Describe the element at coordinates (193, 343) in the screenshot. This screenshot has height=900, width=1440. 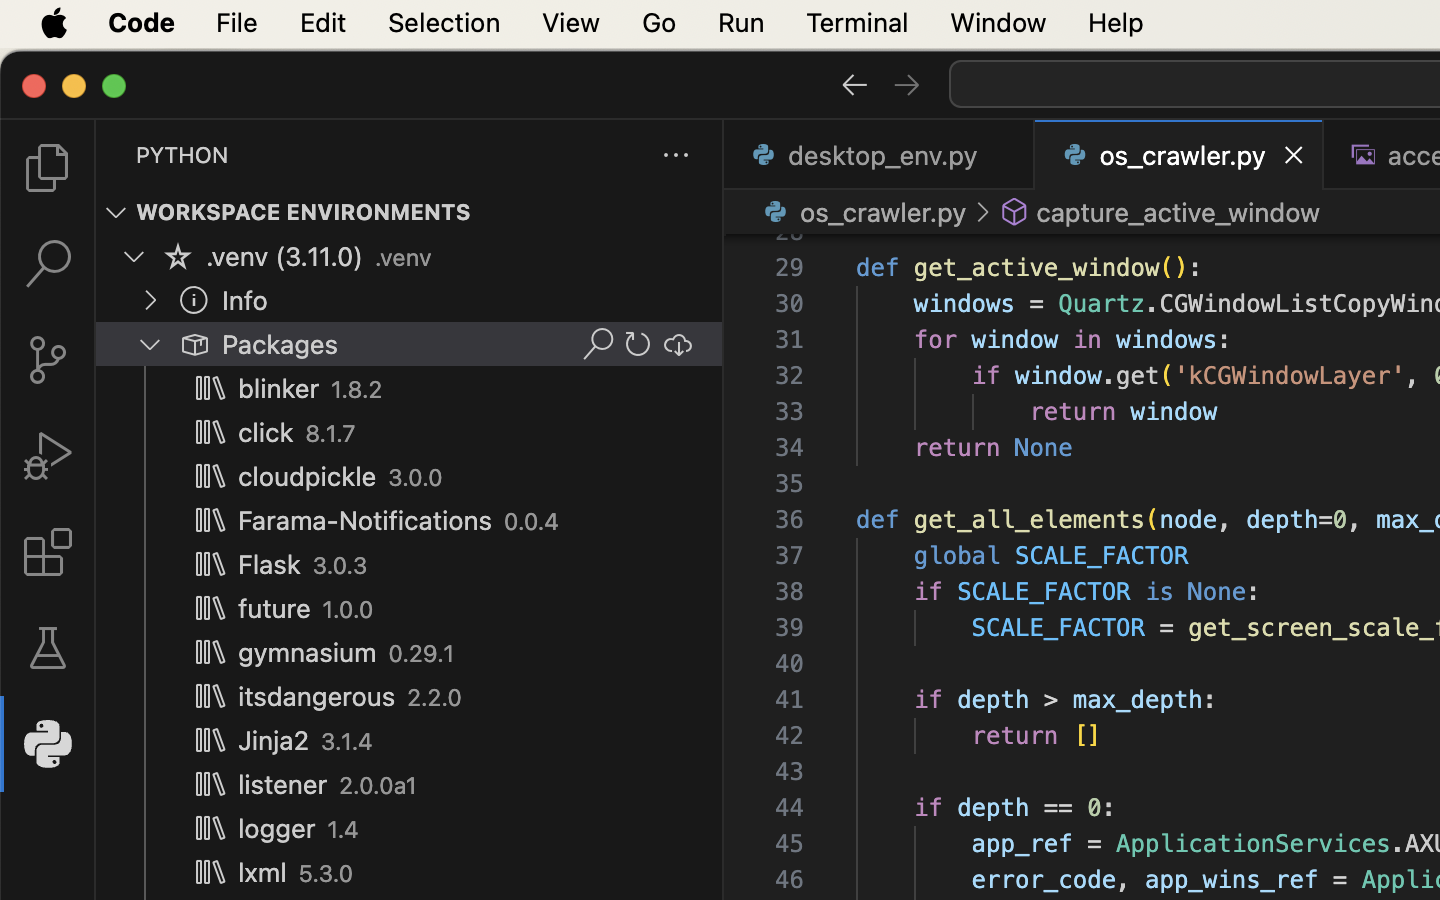
I see `''` at that location.